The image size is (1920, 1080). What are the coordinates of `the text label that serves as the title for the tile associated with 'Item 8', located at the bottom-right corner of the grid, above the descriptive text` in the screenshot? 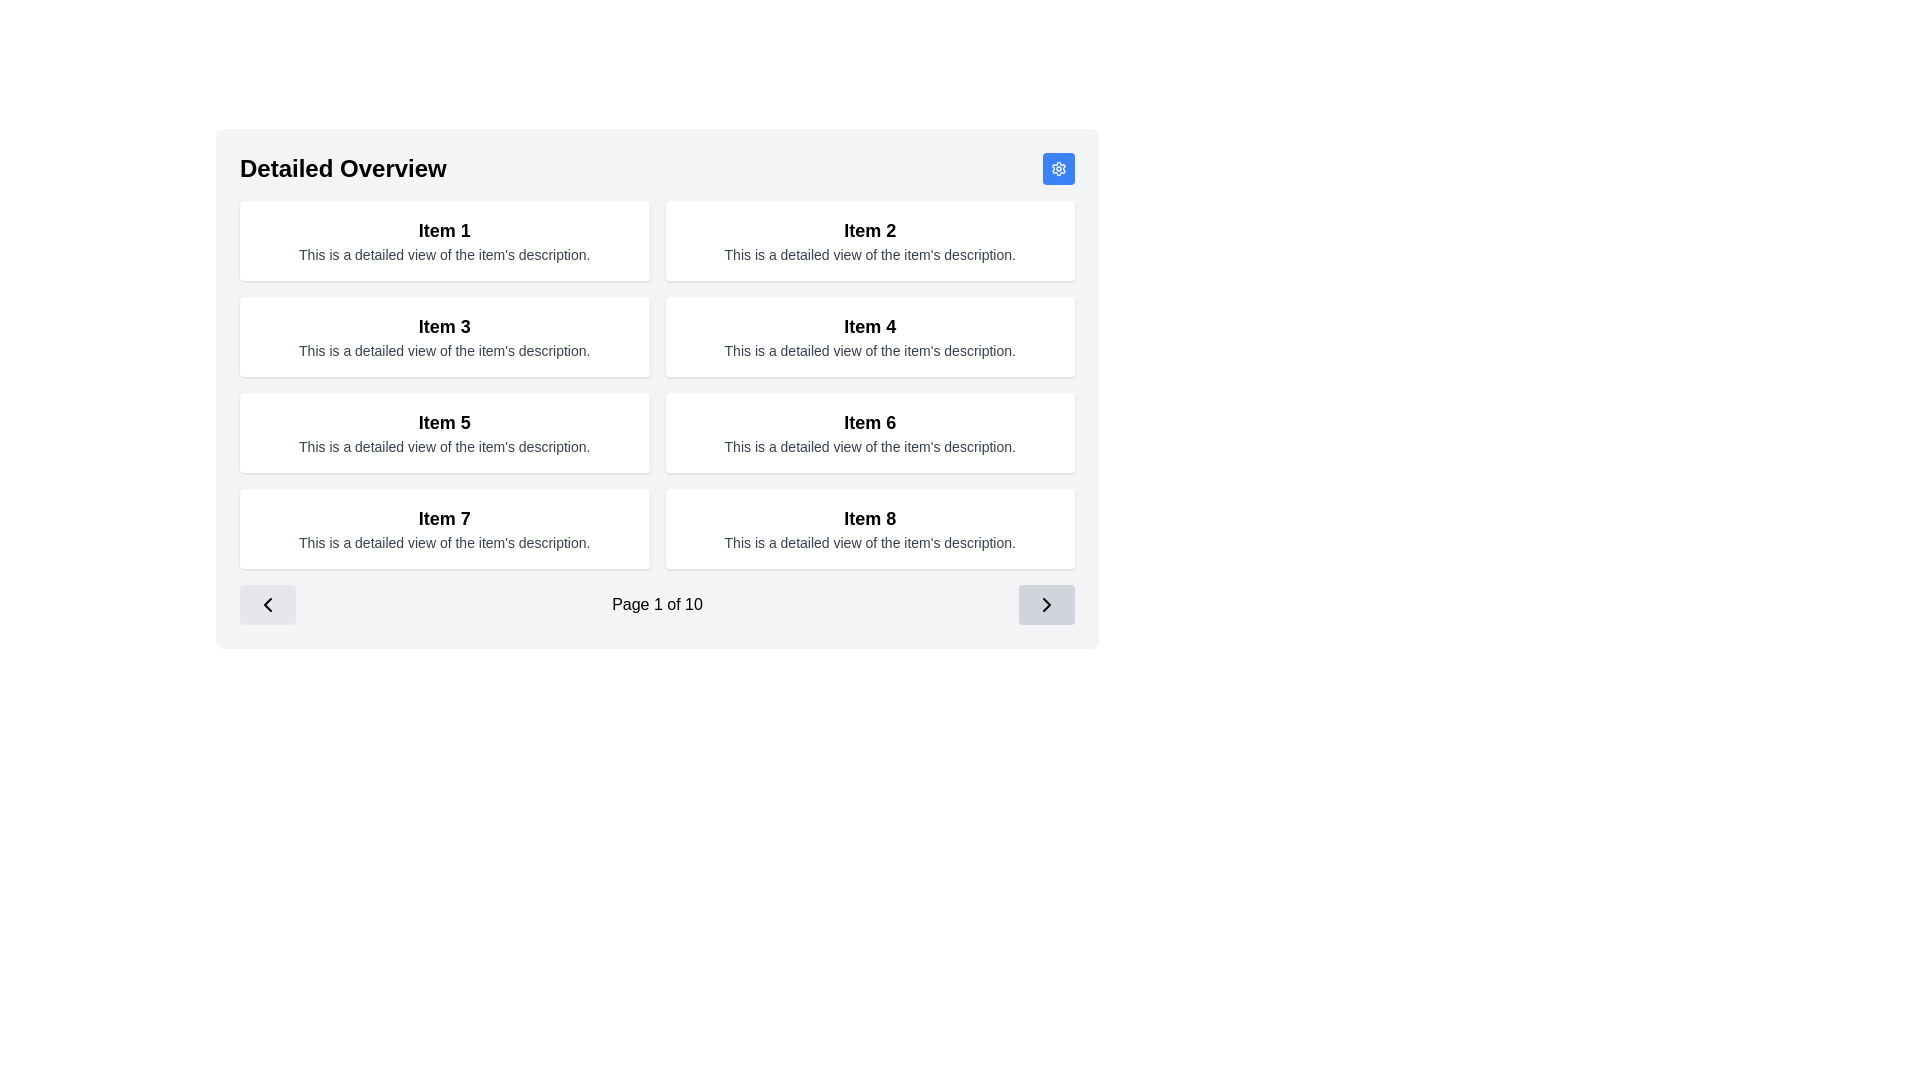 It's located at (870, 518).